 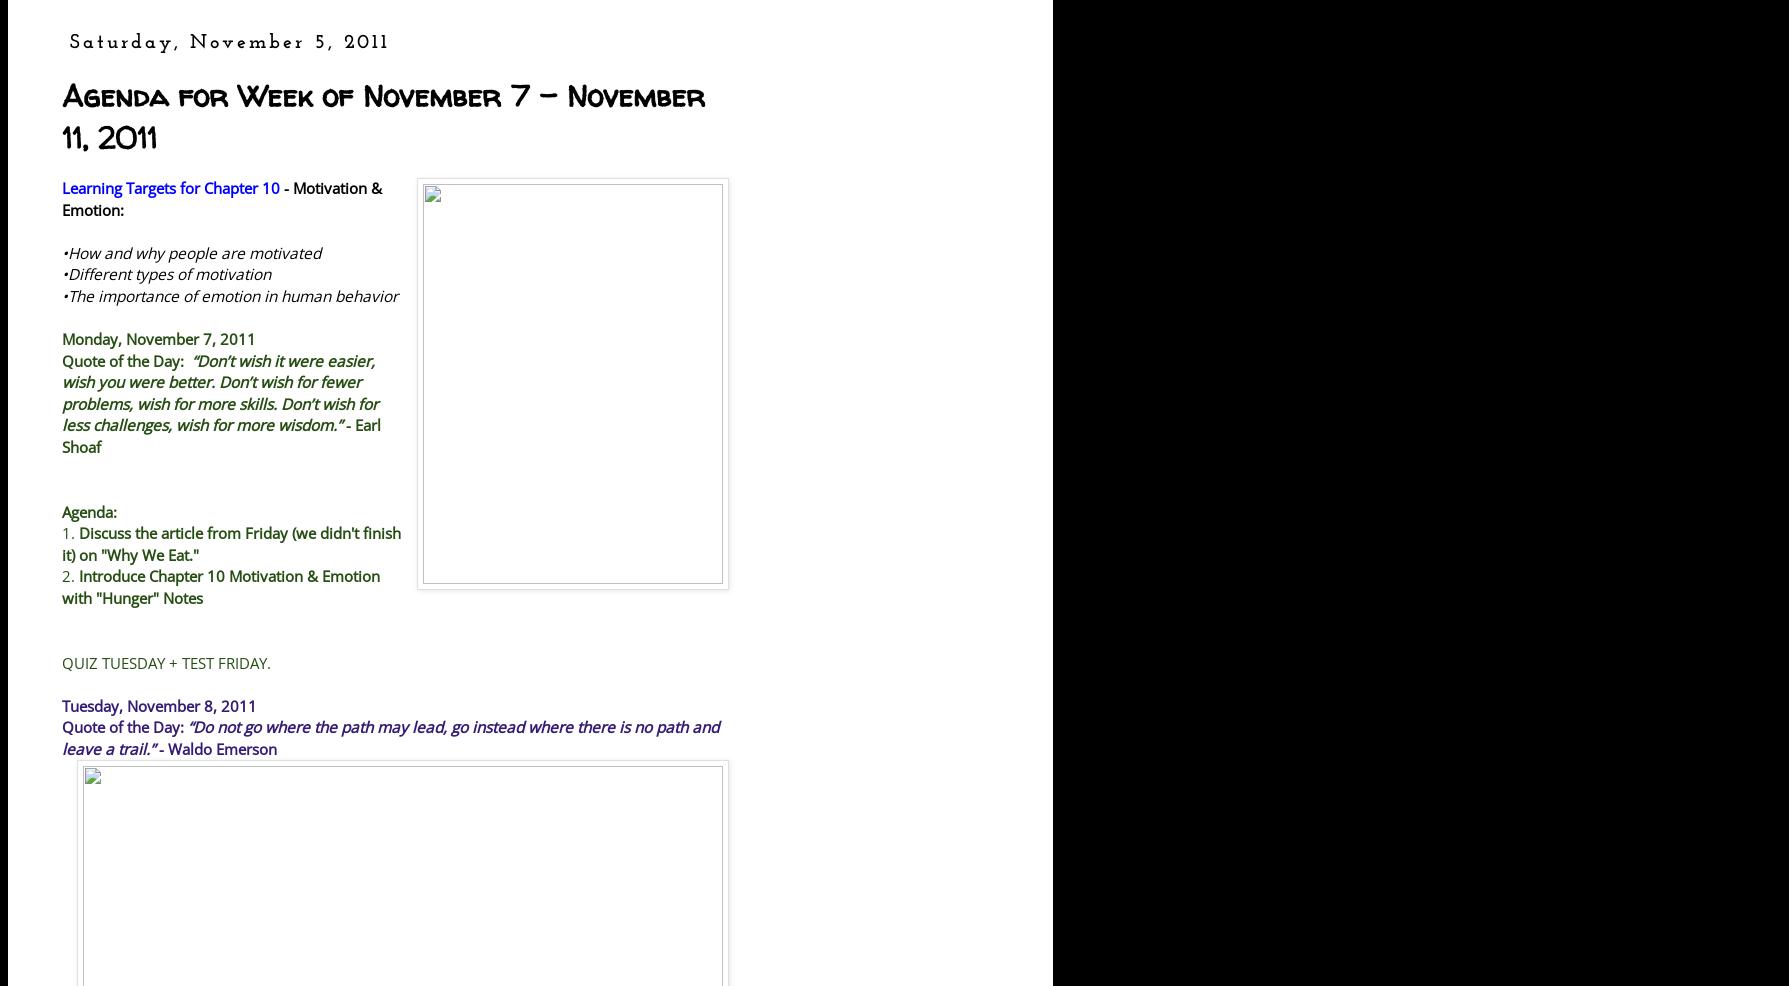 What do you see at coordinates (231, 542) in the screenshot?
I see `'Discuss the article from Friday (we didn't finish it) on "Why We Eat."'` at bounding box center [231, 542].